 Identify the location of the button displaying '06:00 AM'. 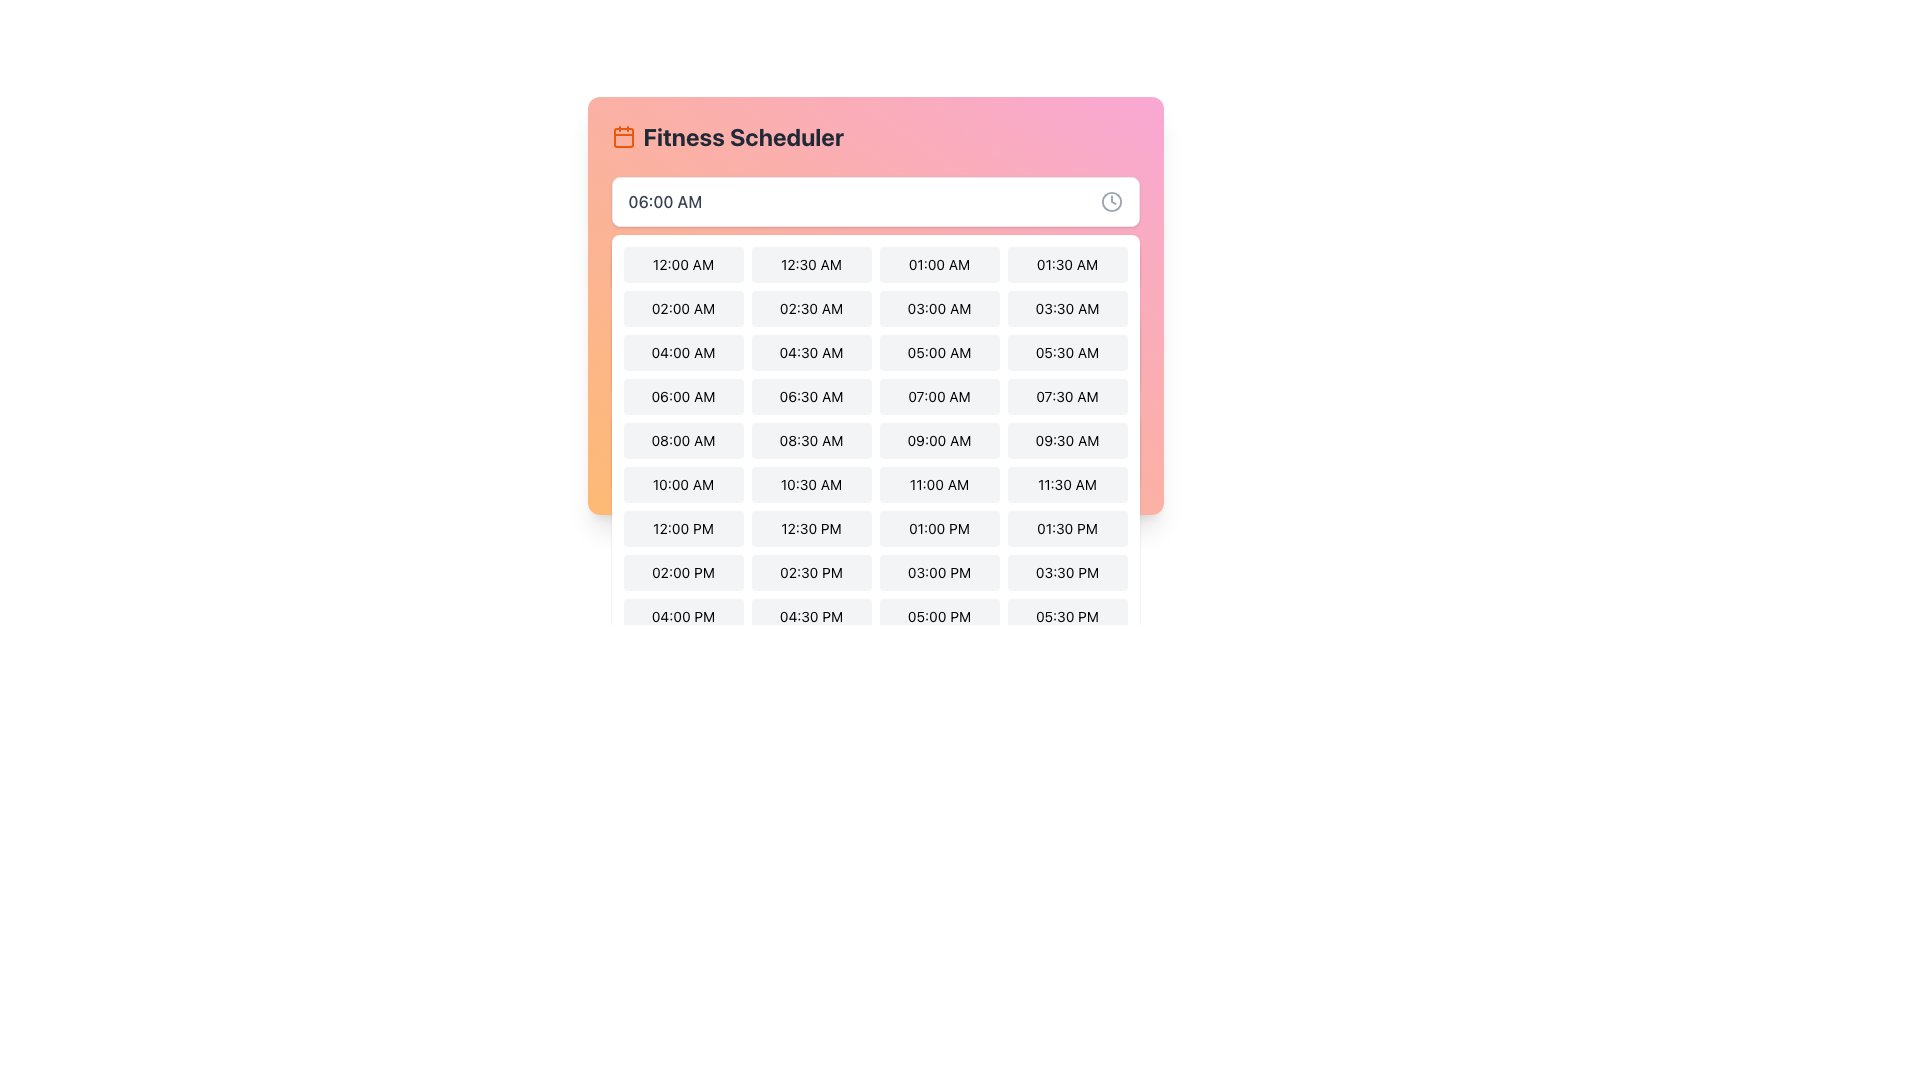
(683, 397).